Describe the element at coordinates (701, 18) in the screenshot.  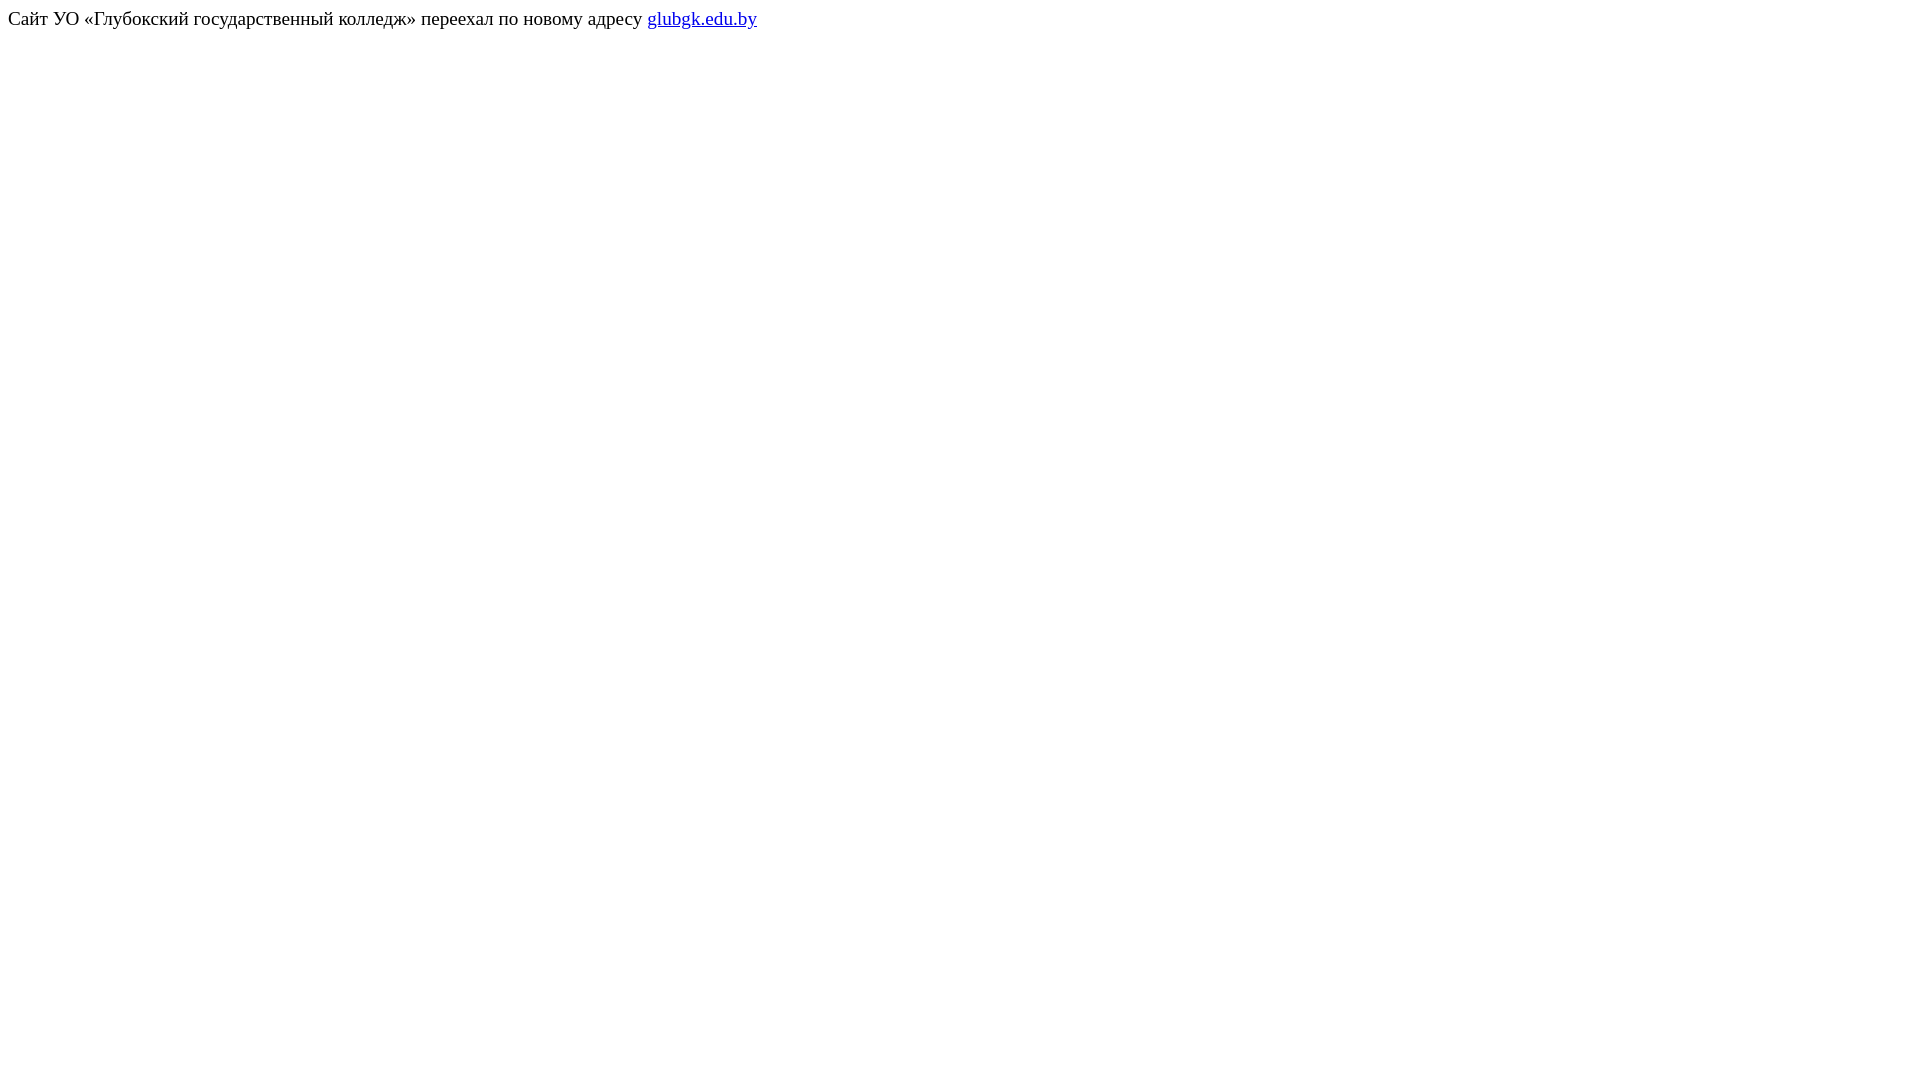
I see `'glubgk.edu.by'` at that location.